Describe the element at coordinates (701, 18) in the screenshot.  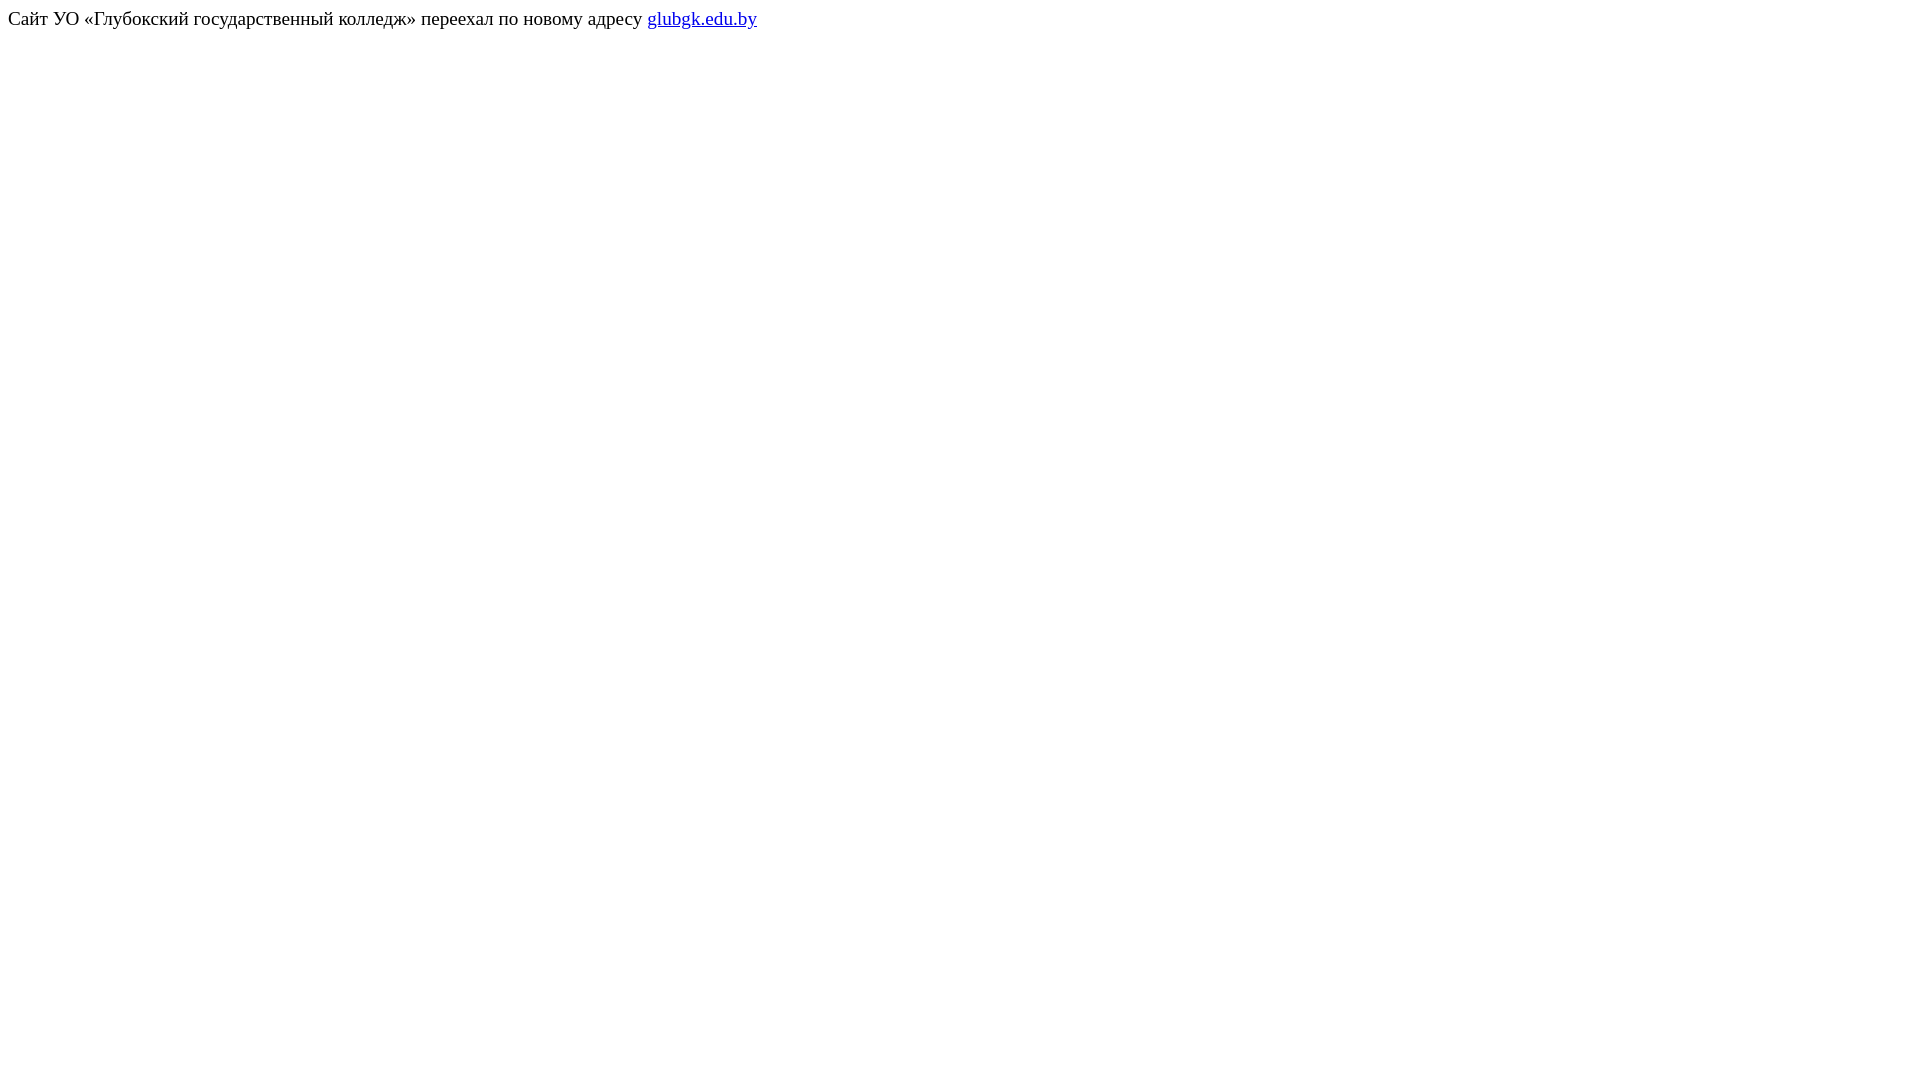
I see `'glubgk.edu.by'` at that location.